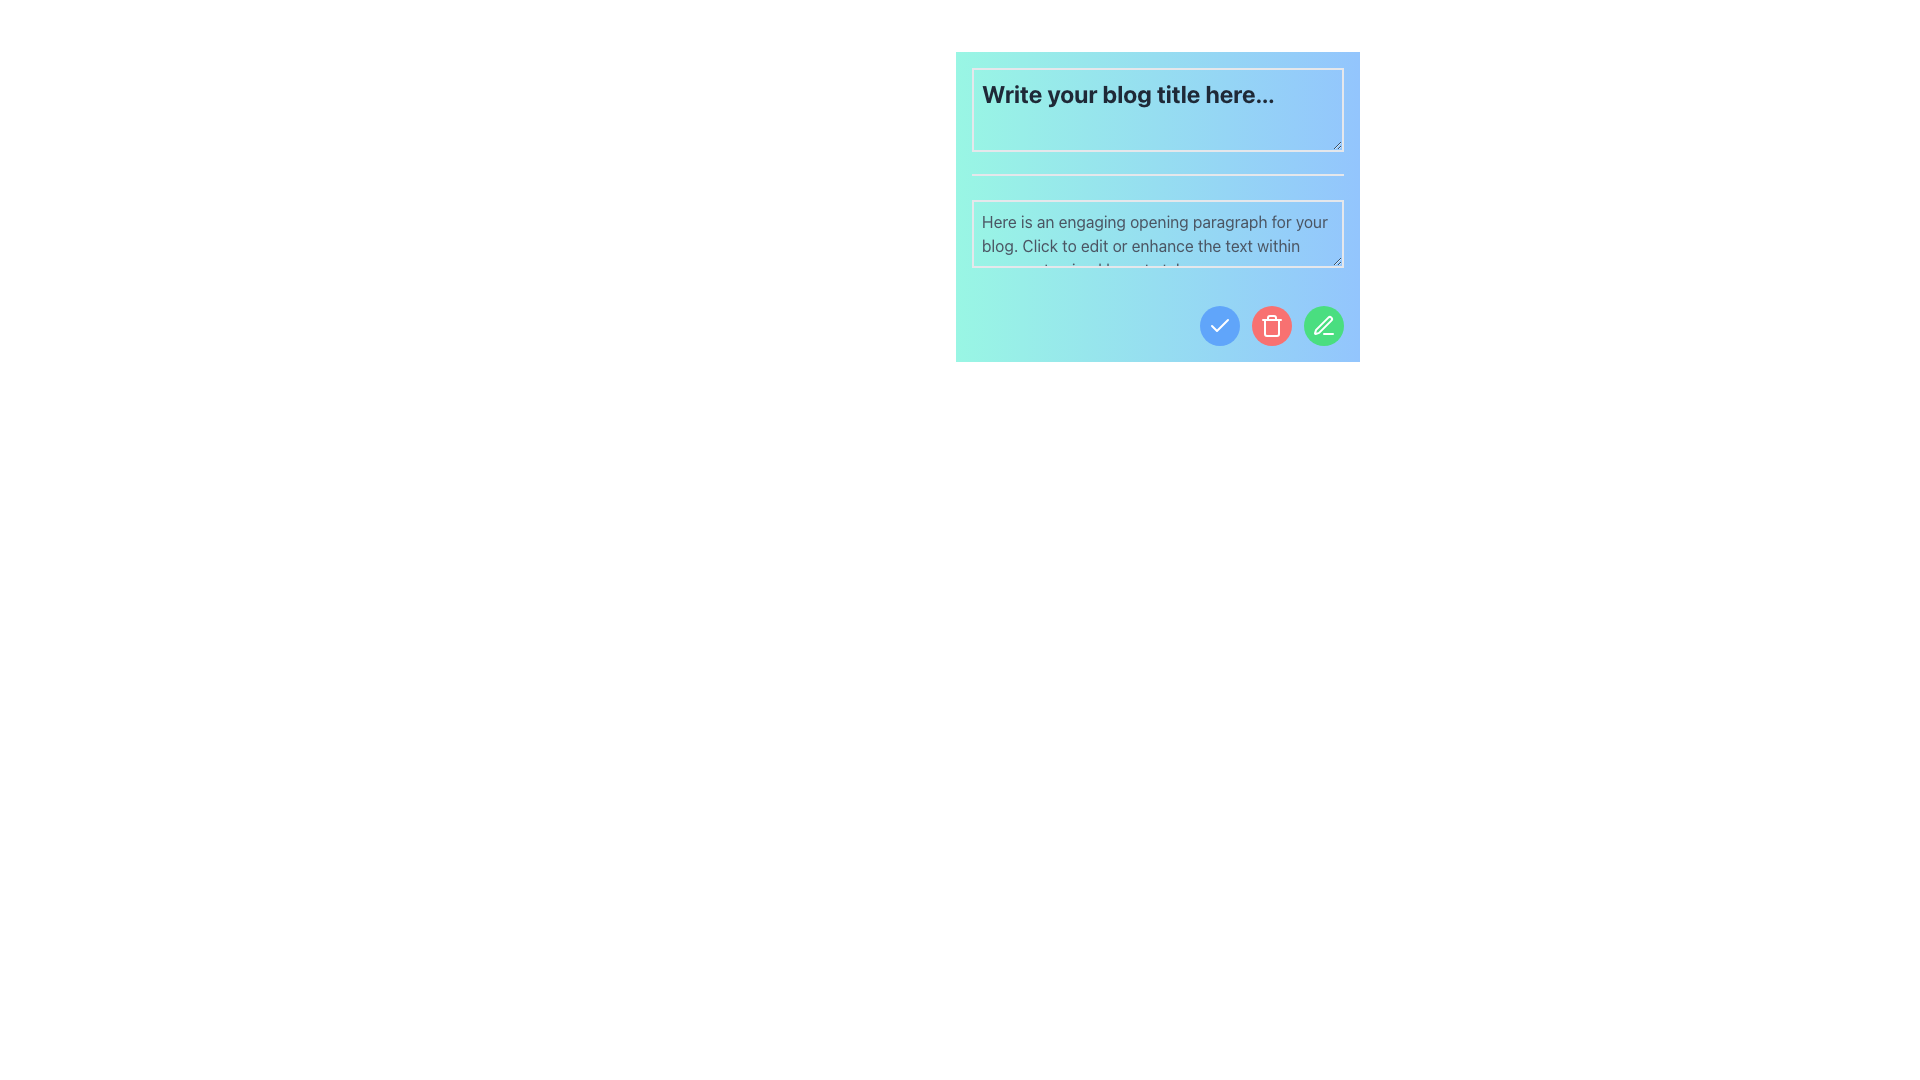 The image size is (1920, 1080). What do you see at coordinates (1218, 323) in the screenshot?
I see `the checkmark icon, which is a minimalistic white 'V' shape on a blue background located as the third button from the left in a circular button group at the bottom-right section of a blue card, to confirm an action` at bounding box center [1218, 323].